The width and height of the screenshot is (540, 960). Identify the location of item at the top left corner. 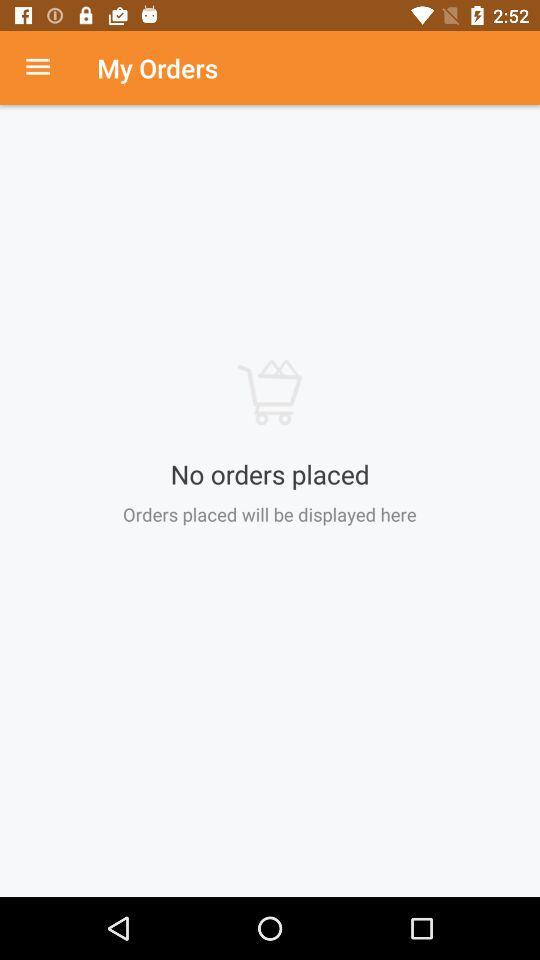
(48, 68).